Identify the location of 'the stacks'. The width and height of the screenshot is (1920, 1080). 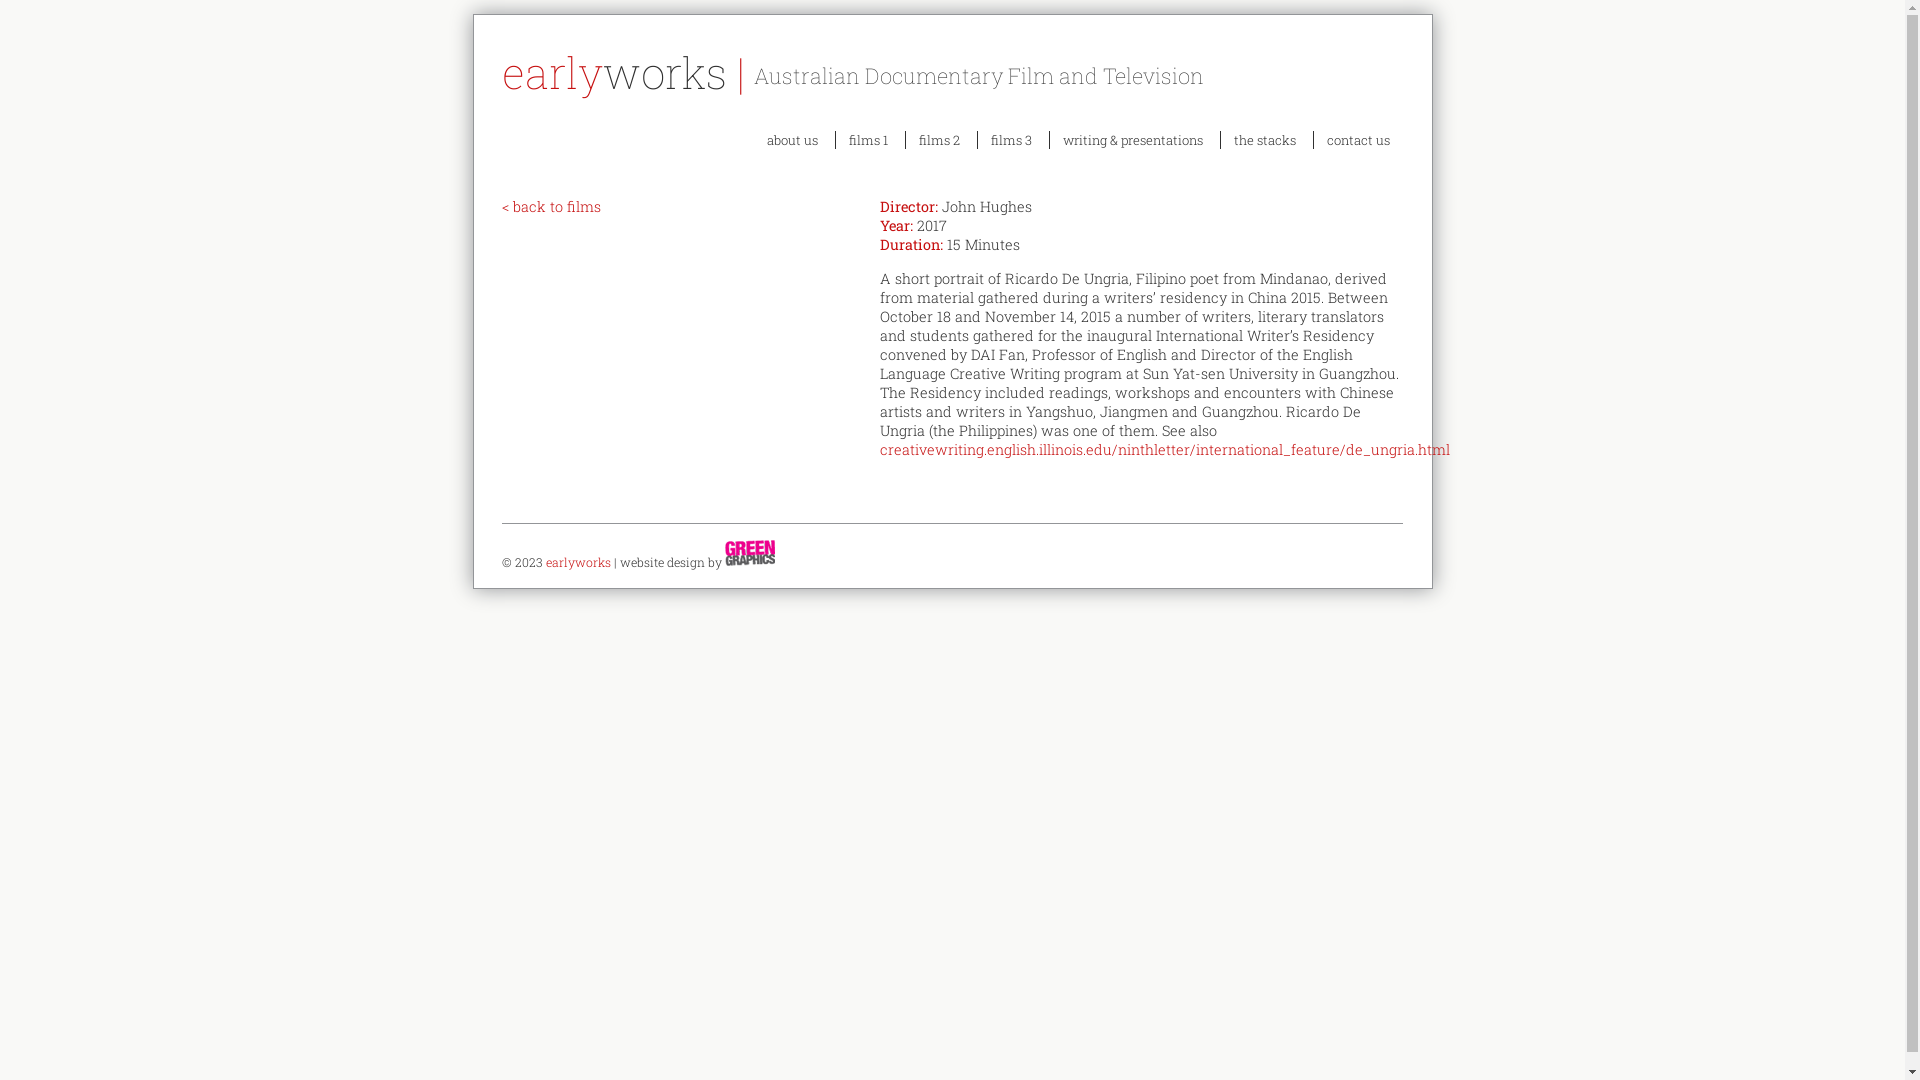
(1264, 138).